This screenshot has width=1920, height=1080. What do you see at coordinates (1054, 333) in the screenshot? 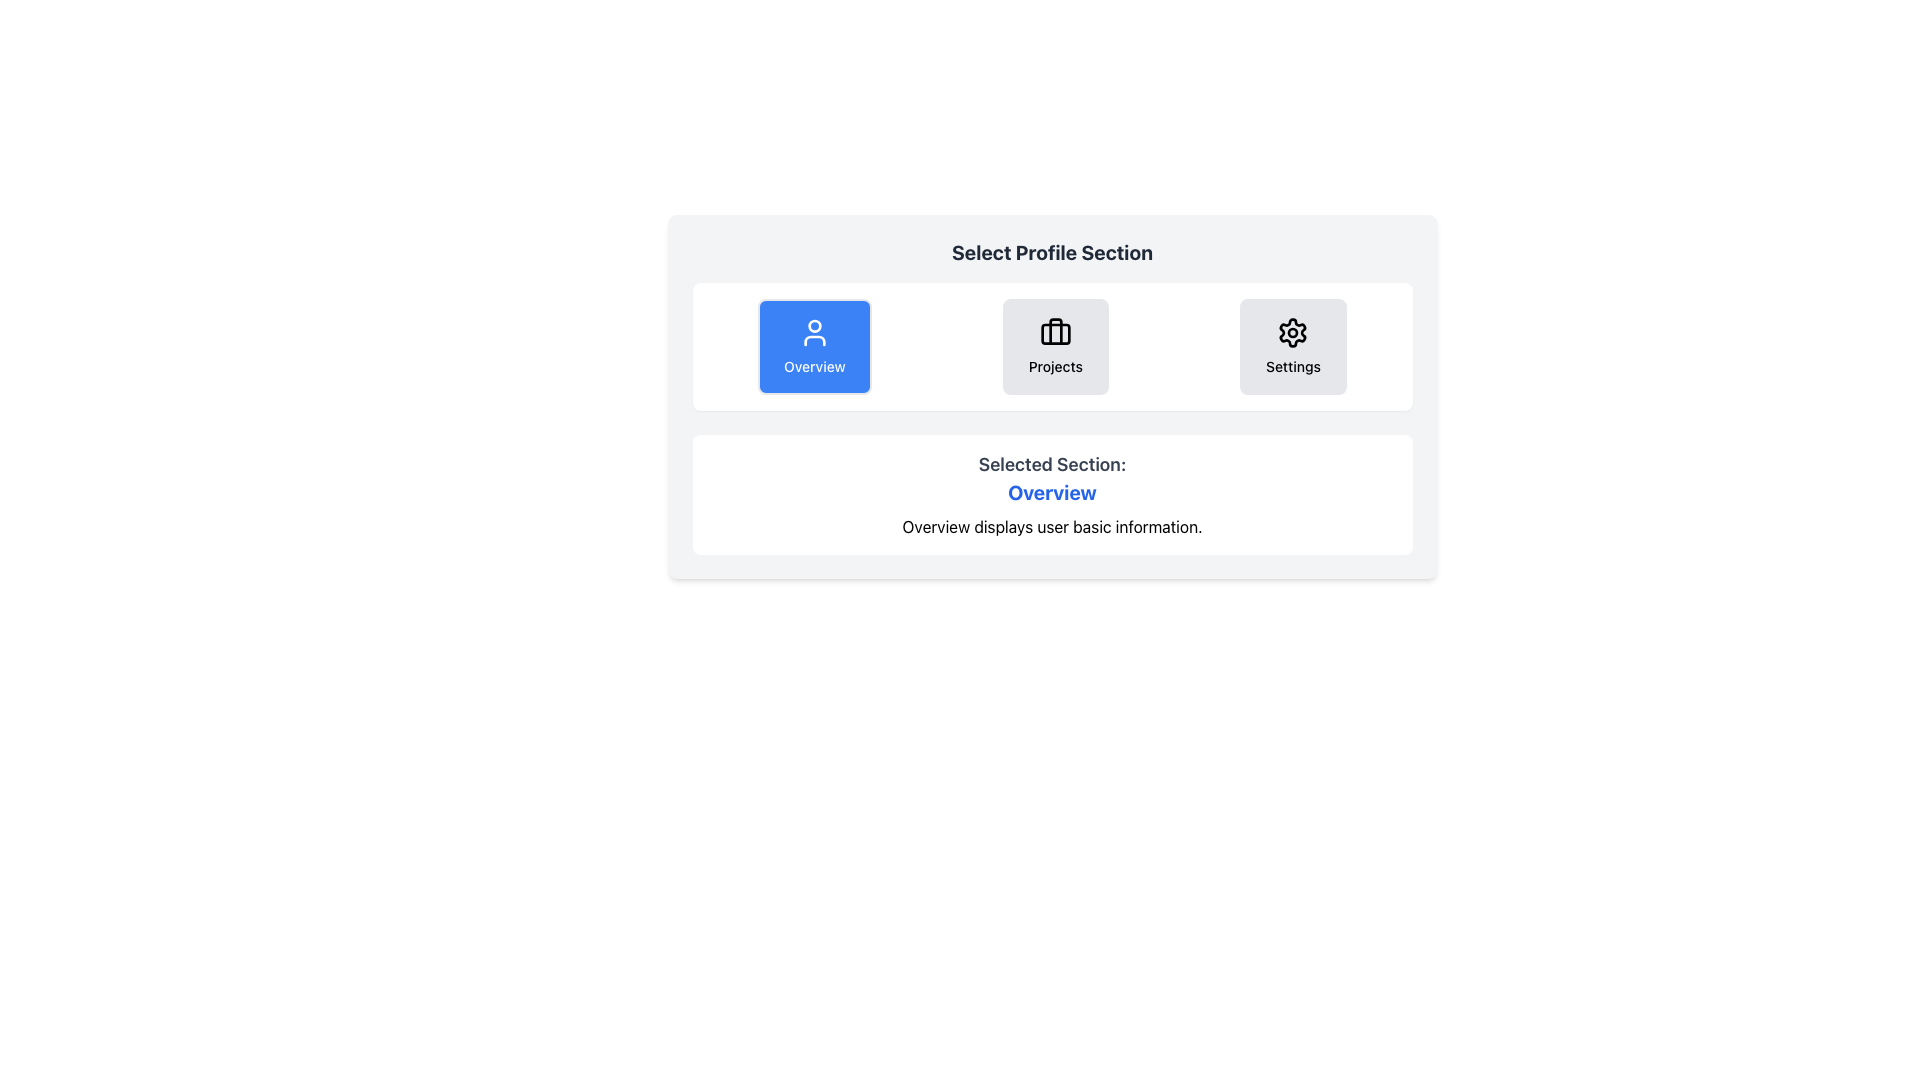
I see `the Decorative Graphic Element, which is a rectangular shape with rounded corners located within the briefcase icon in the 'Projects' section of the profile selector` at bounding box center [1054, 333].